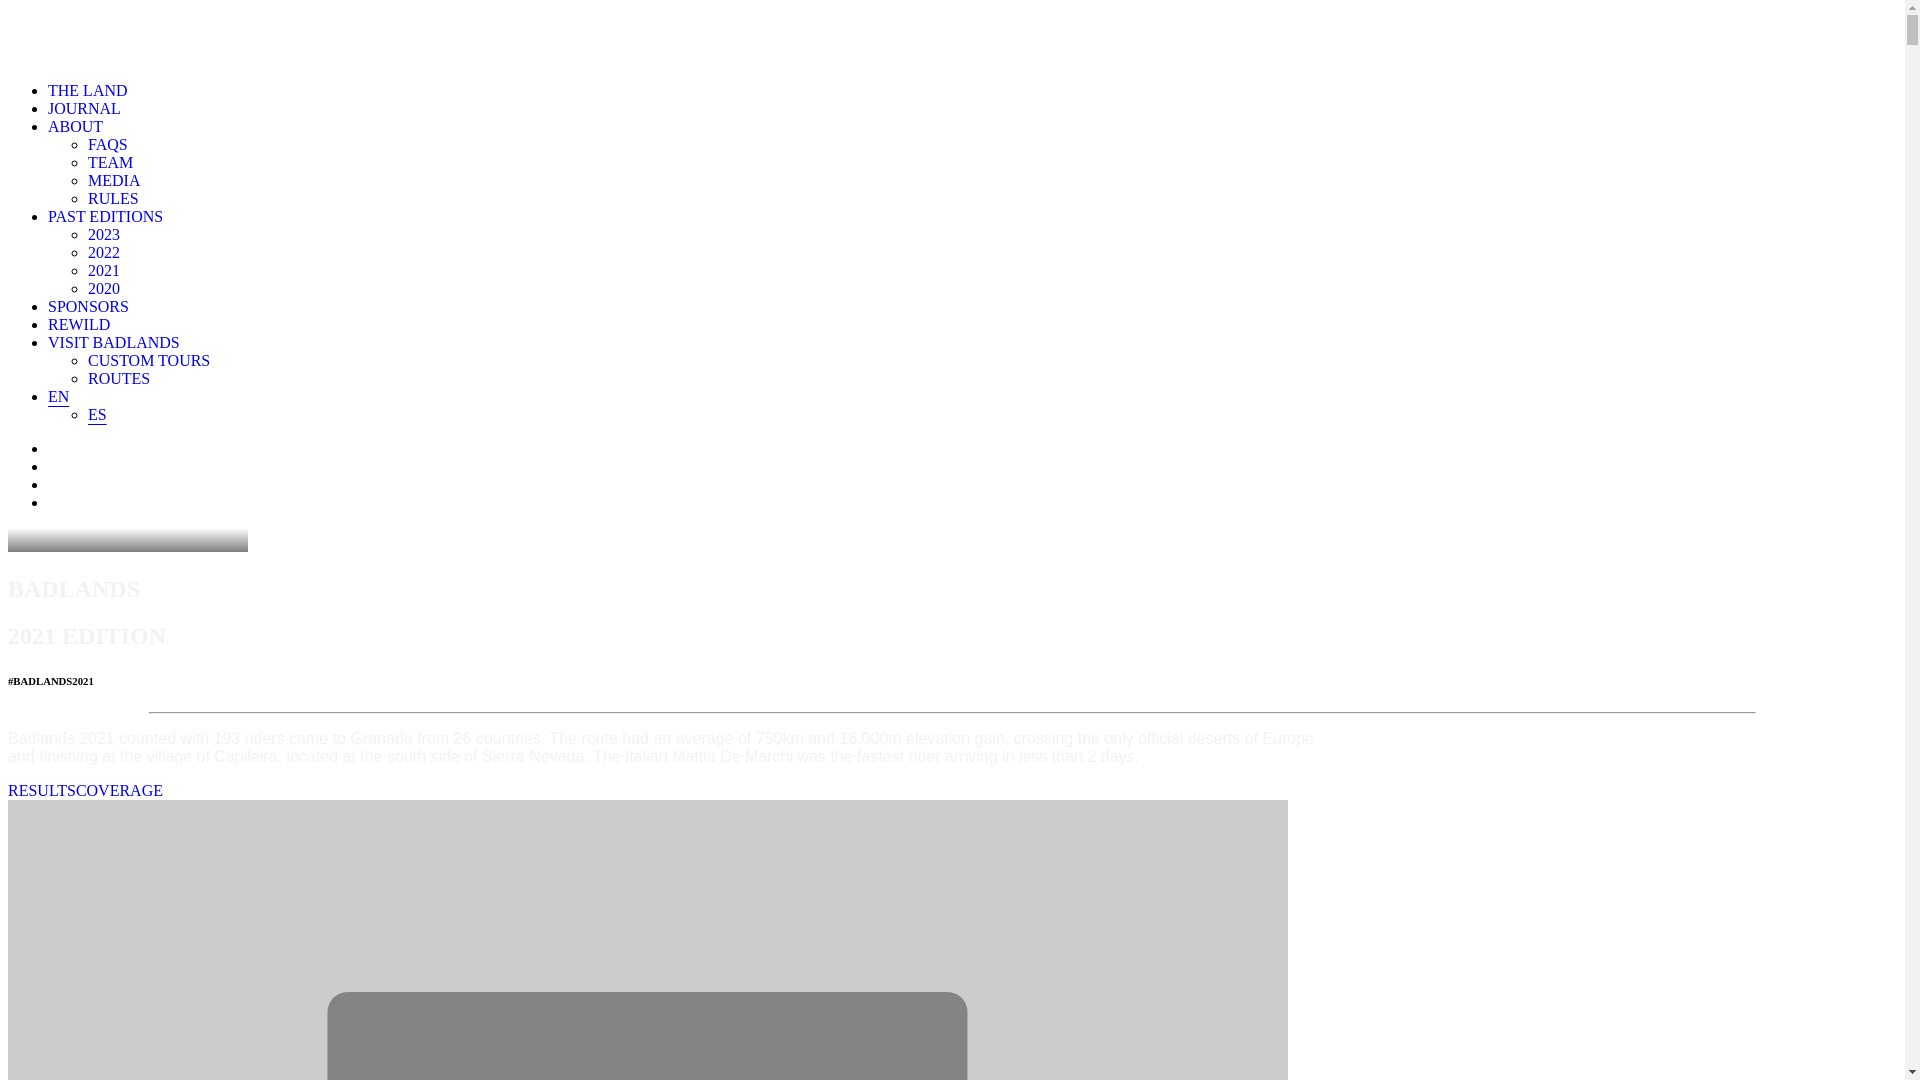 This screenshot has width=1920, height=1080. I want to click on '2022', so click(103, 251).